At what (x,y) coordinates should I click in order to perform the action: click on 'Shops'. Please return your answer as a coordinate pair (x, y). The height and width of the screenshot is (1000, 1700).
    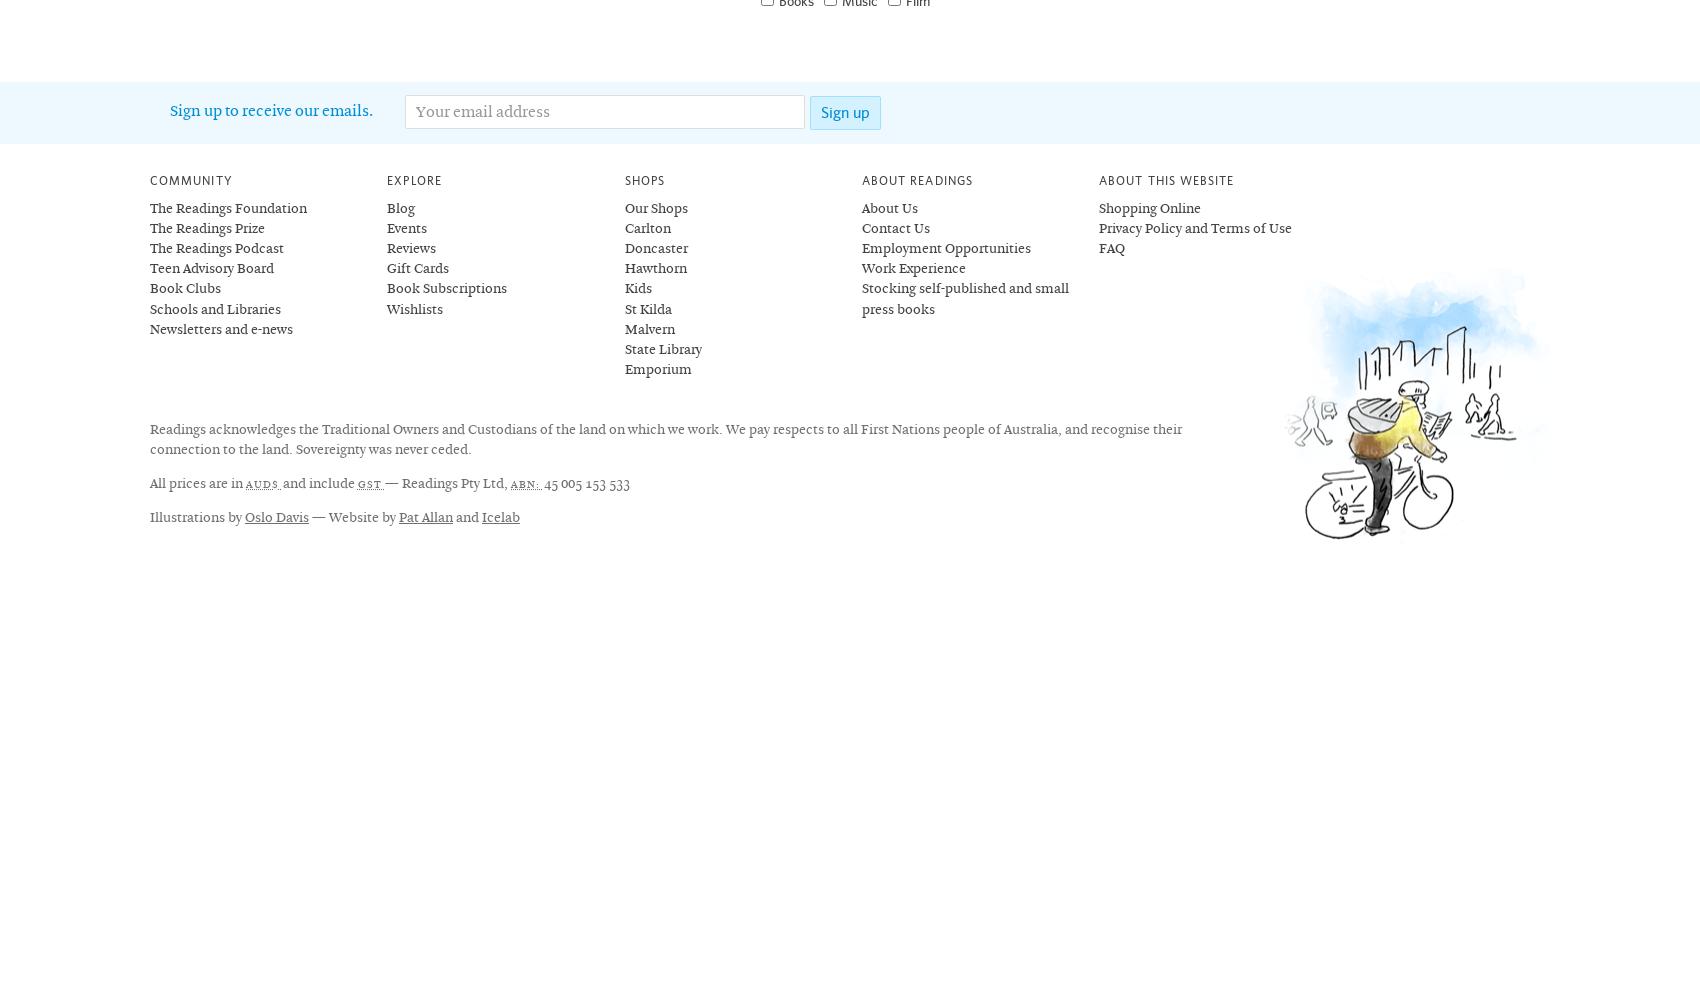
    Looking at the image, I should click on (643, 179).